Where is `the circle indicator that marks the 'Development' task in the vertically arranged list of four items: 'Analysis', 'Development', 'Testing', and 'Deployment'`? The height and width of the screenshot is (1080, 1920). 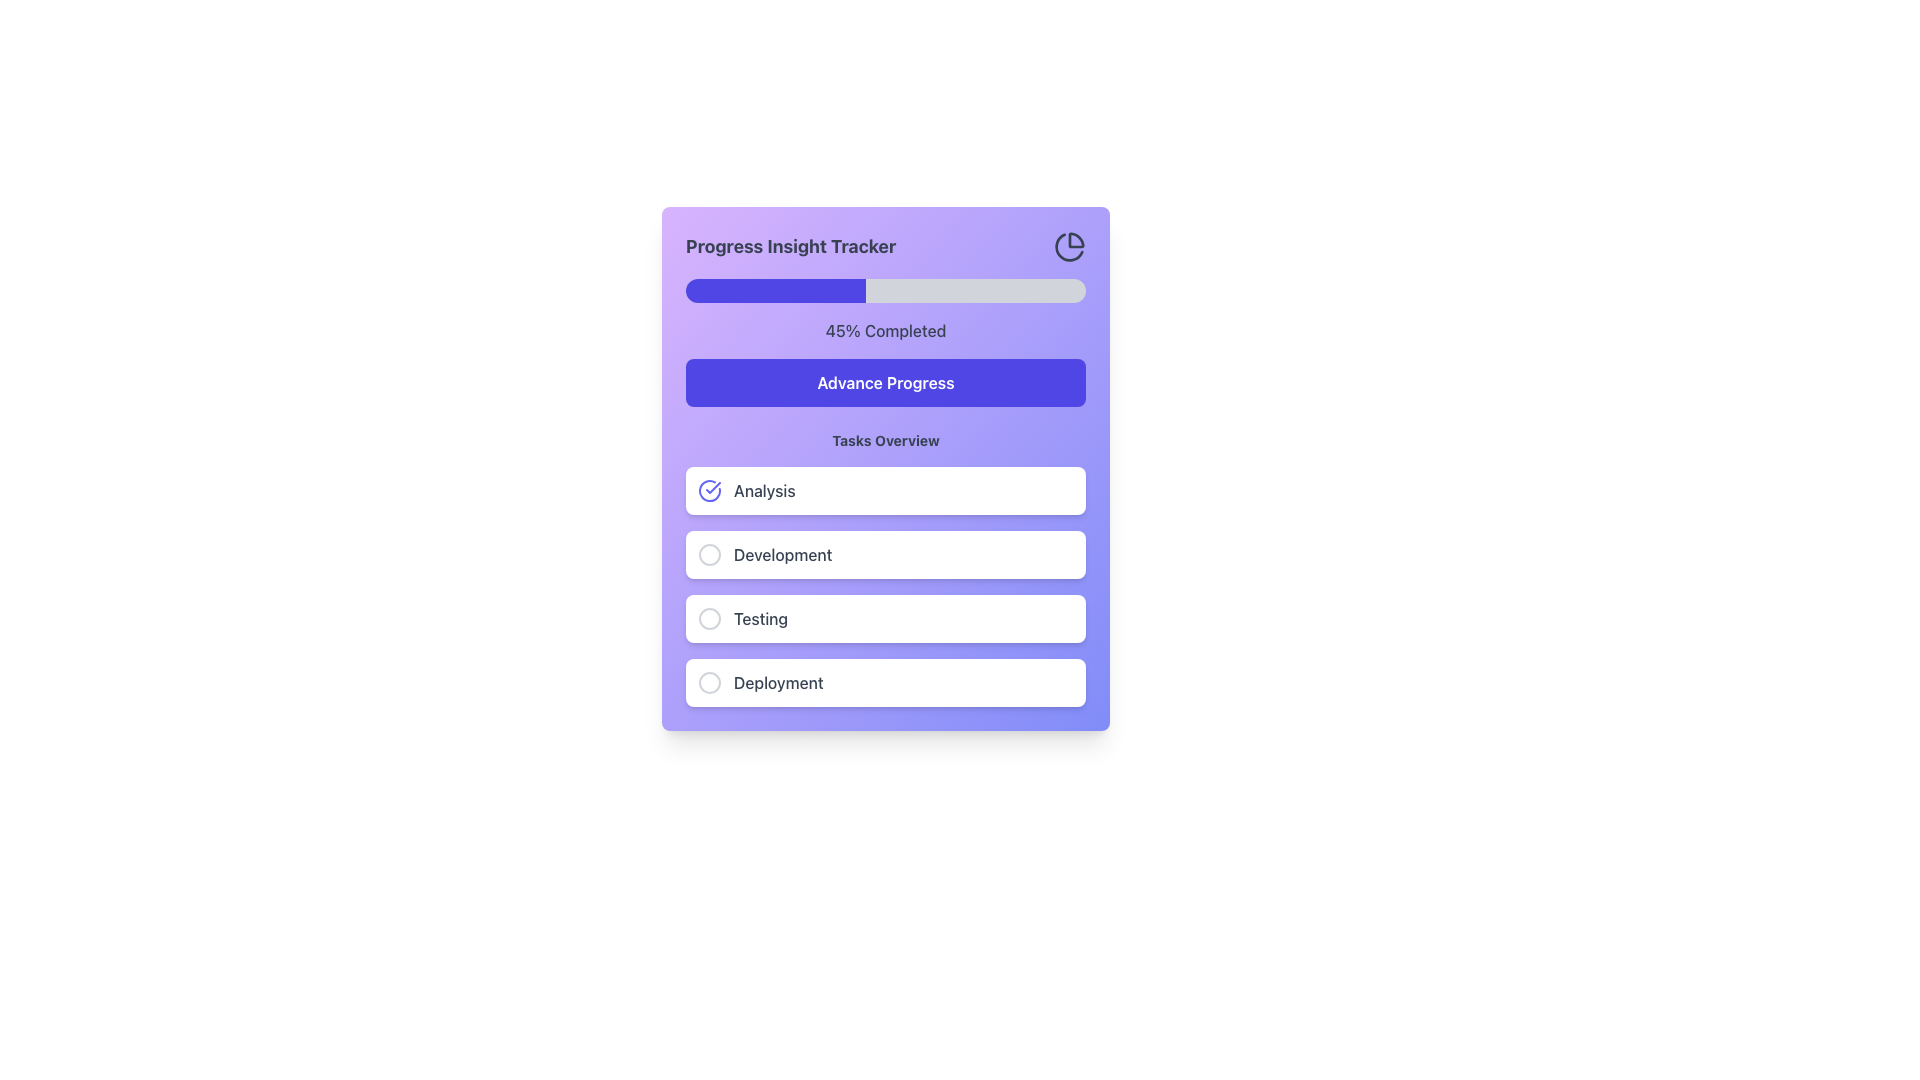 the circle indicator that marks the 'Development' task in the vertically arranged list of four items: 'Analysis', 'Development', 'Testing', and 'Deployment' is located at coordinates (710, 555).